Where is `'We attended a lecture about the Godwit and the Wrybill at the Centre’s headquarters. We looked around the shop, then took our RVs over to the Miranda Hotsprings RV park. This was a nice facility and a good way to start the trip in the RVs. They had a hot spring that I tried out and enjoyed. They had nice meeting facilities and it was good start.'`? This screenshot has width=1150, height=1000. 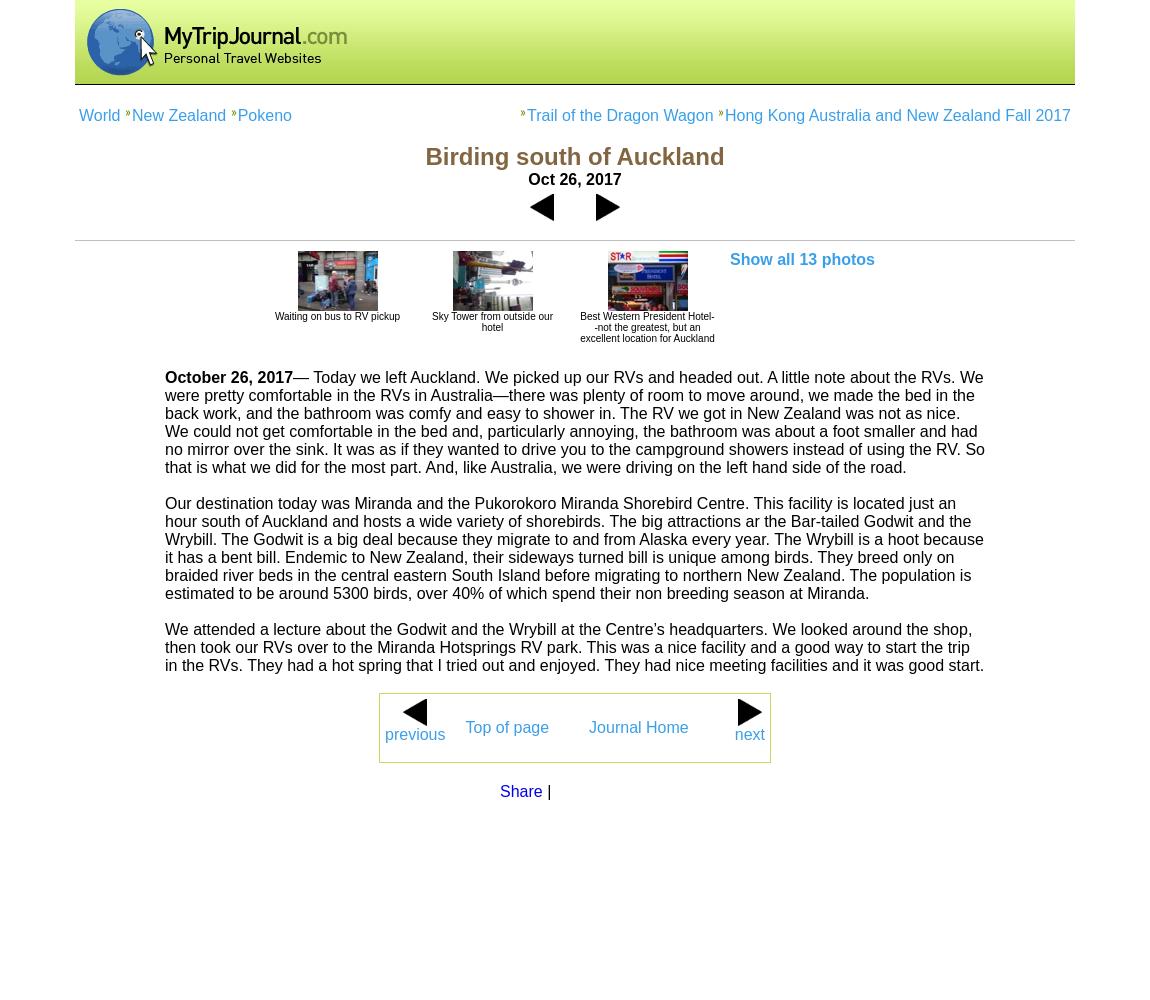 'We attended a lecture about the Godwit and the Wrybill at the Centre’s headquarters. We looked around the shop, then took our RVs over to the Miranda Hotsprings RV park. This was a nice facility and a good way to start the trip in the RVs. They had a hot spring that I tried out and enjoyed. They had nice meeting facilities and it was good start.' is located at coordinates (574, 647).